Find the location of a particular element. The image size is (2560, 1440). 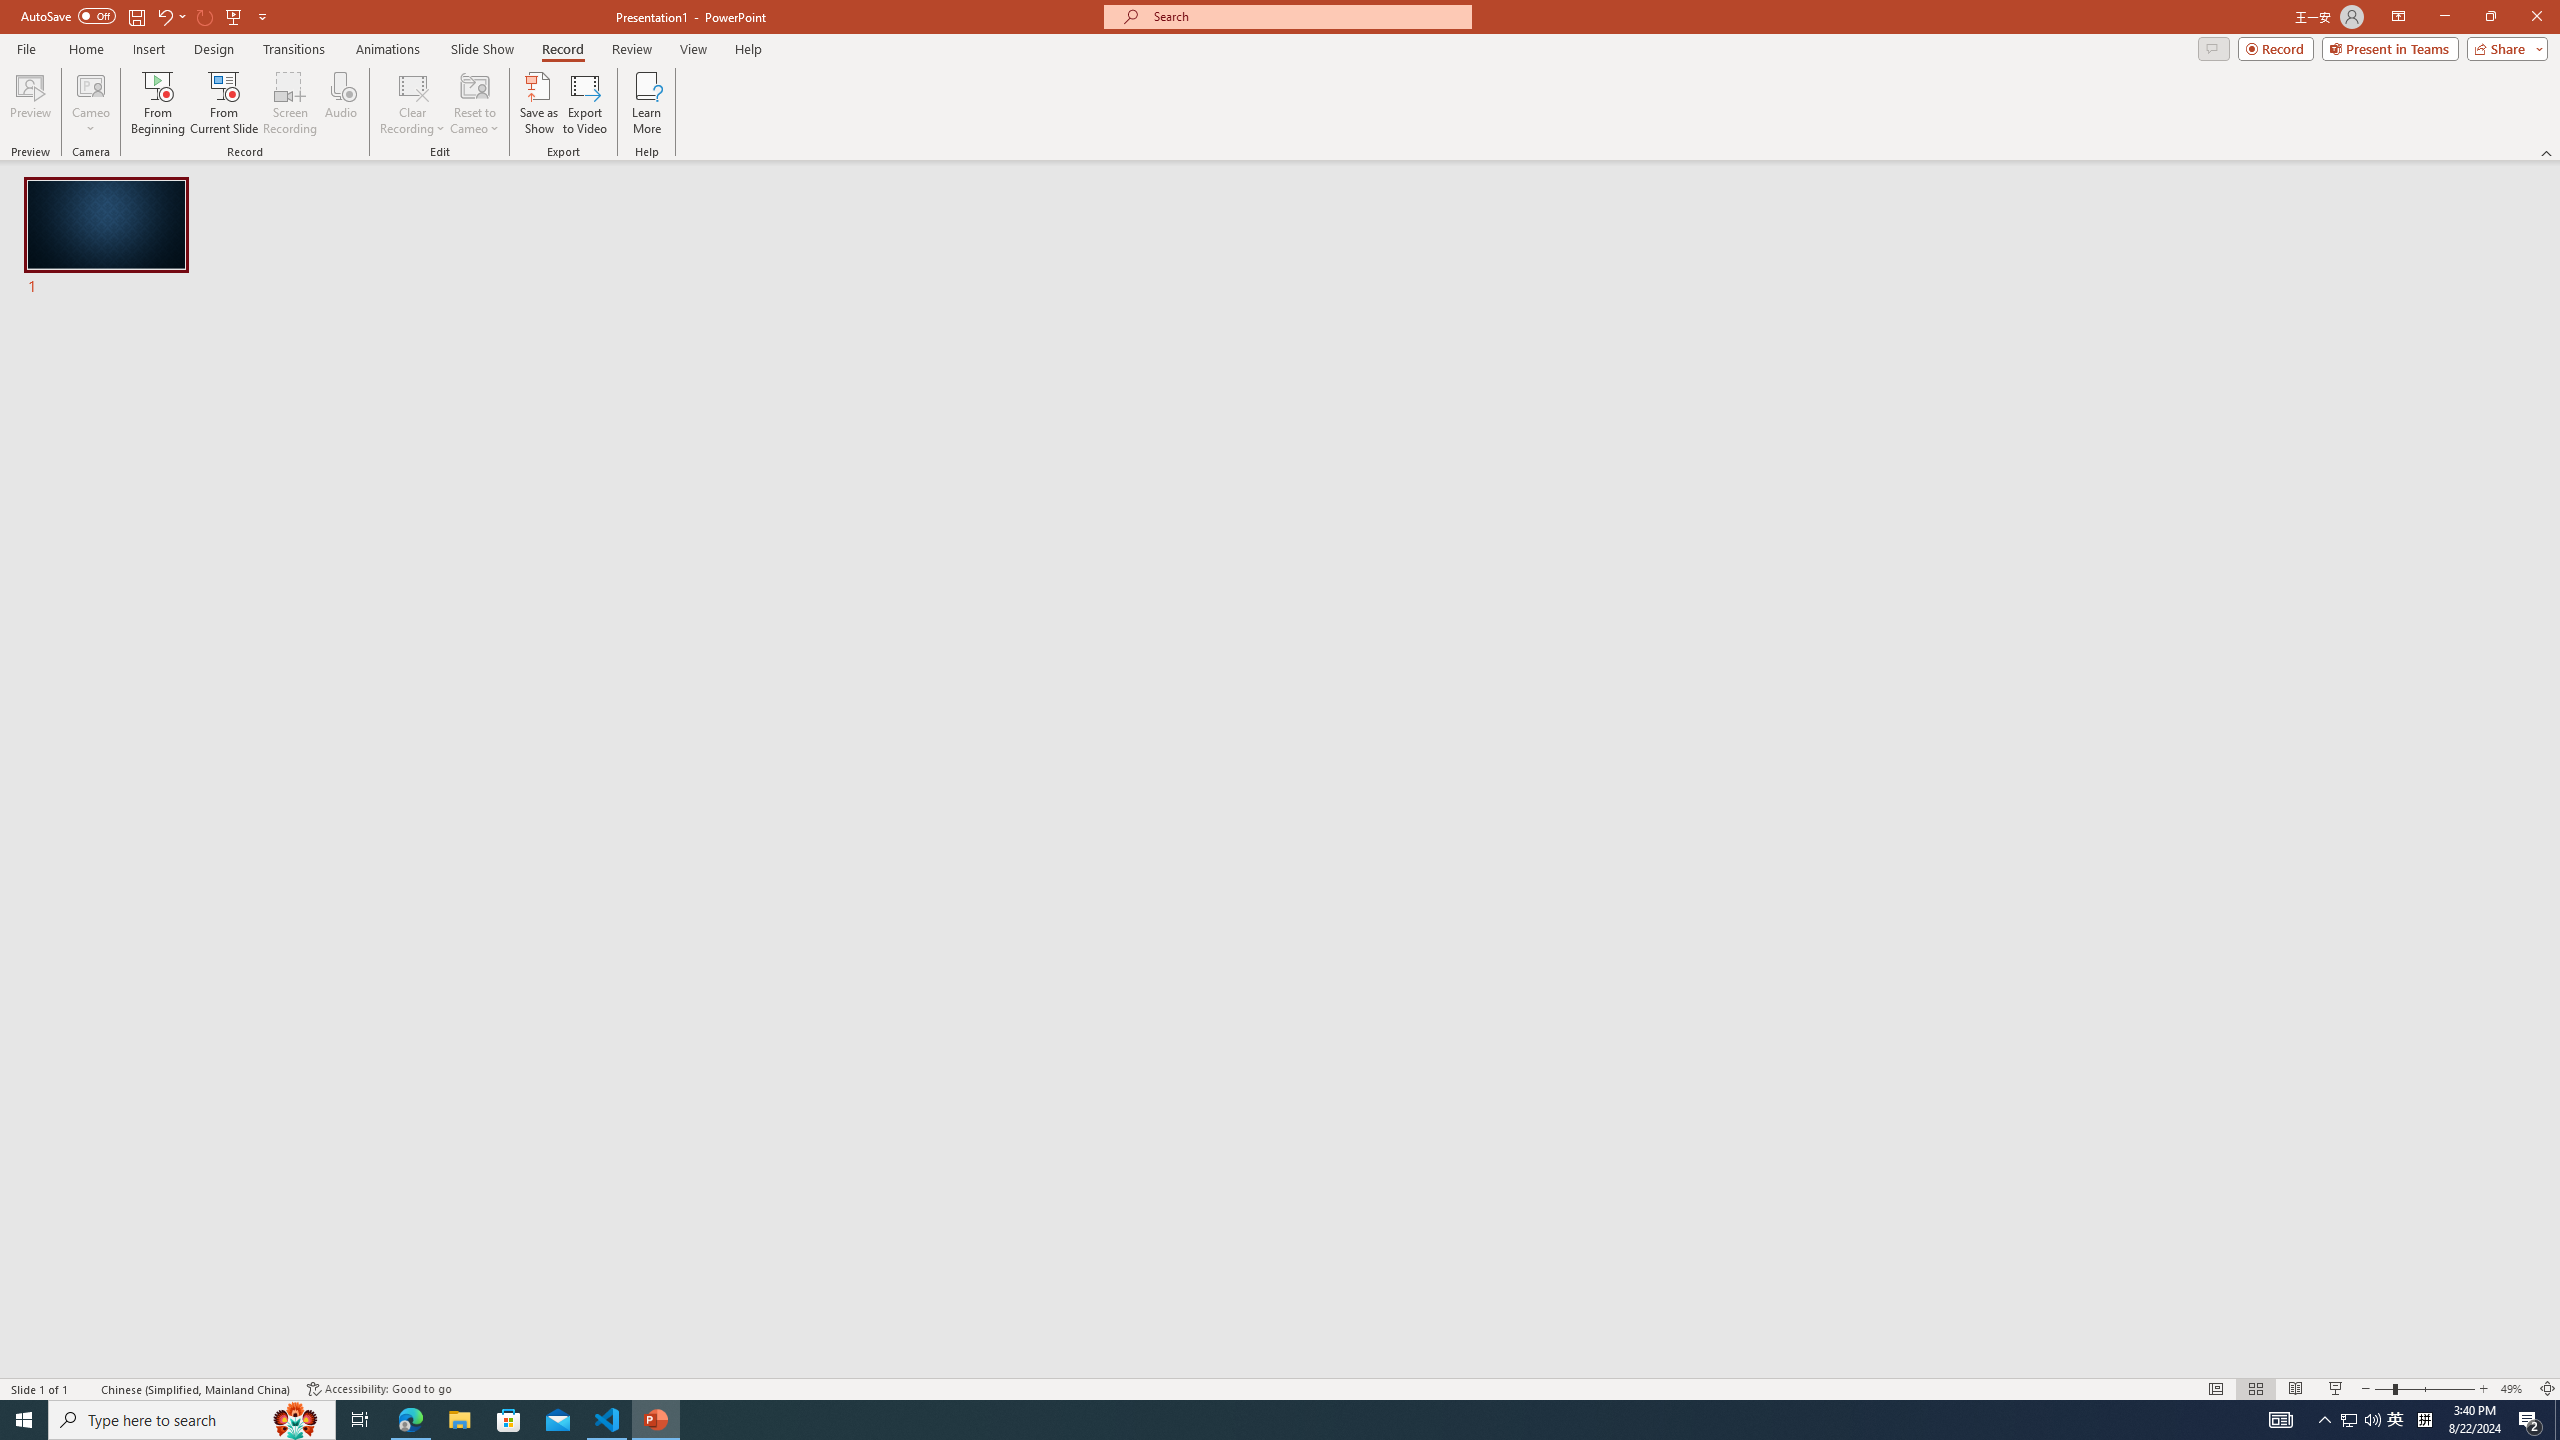

'Spell Check ' is located at coordinates (86, 1389).